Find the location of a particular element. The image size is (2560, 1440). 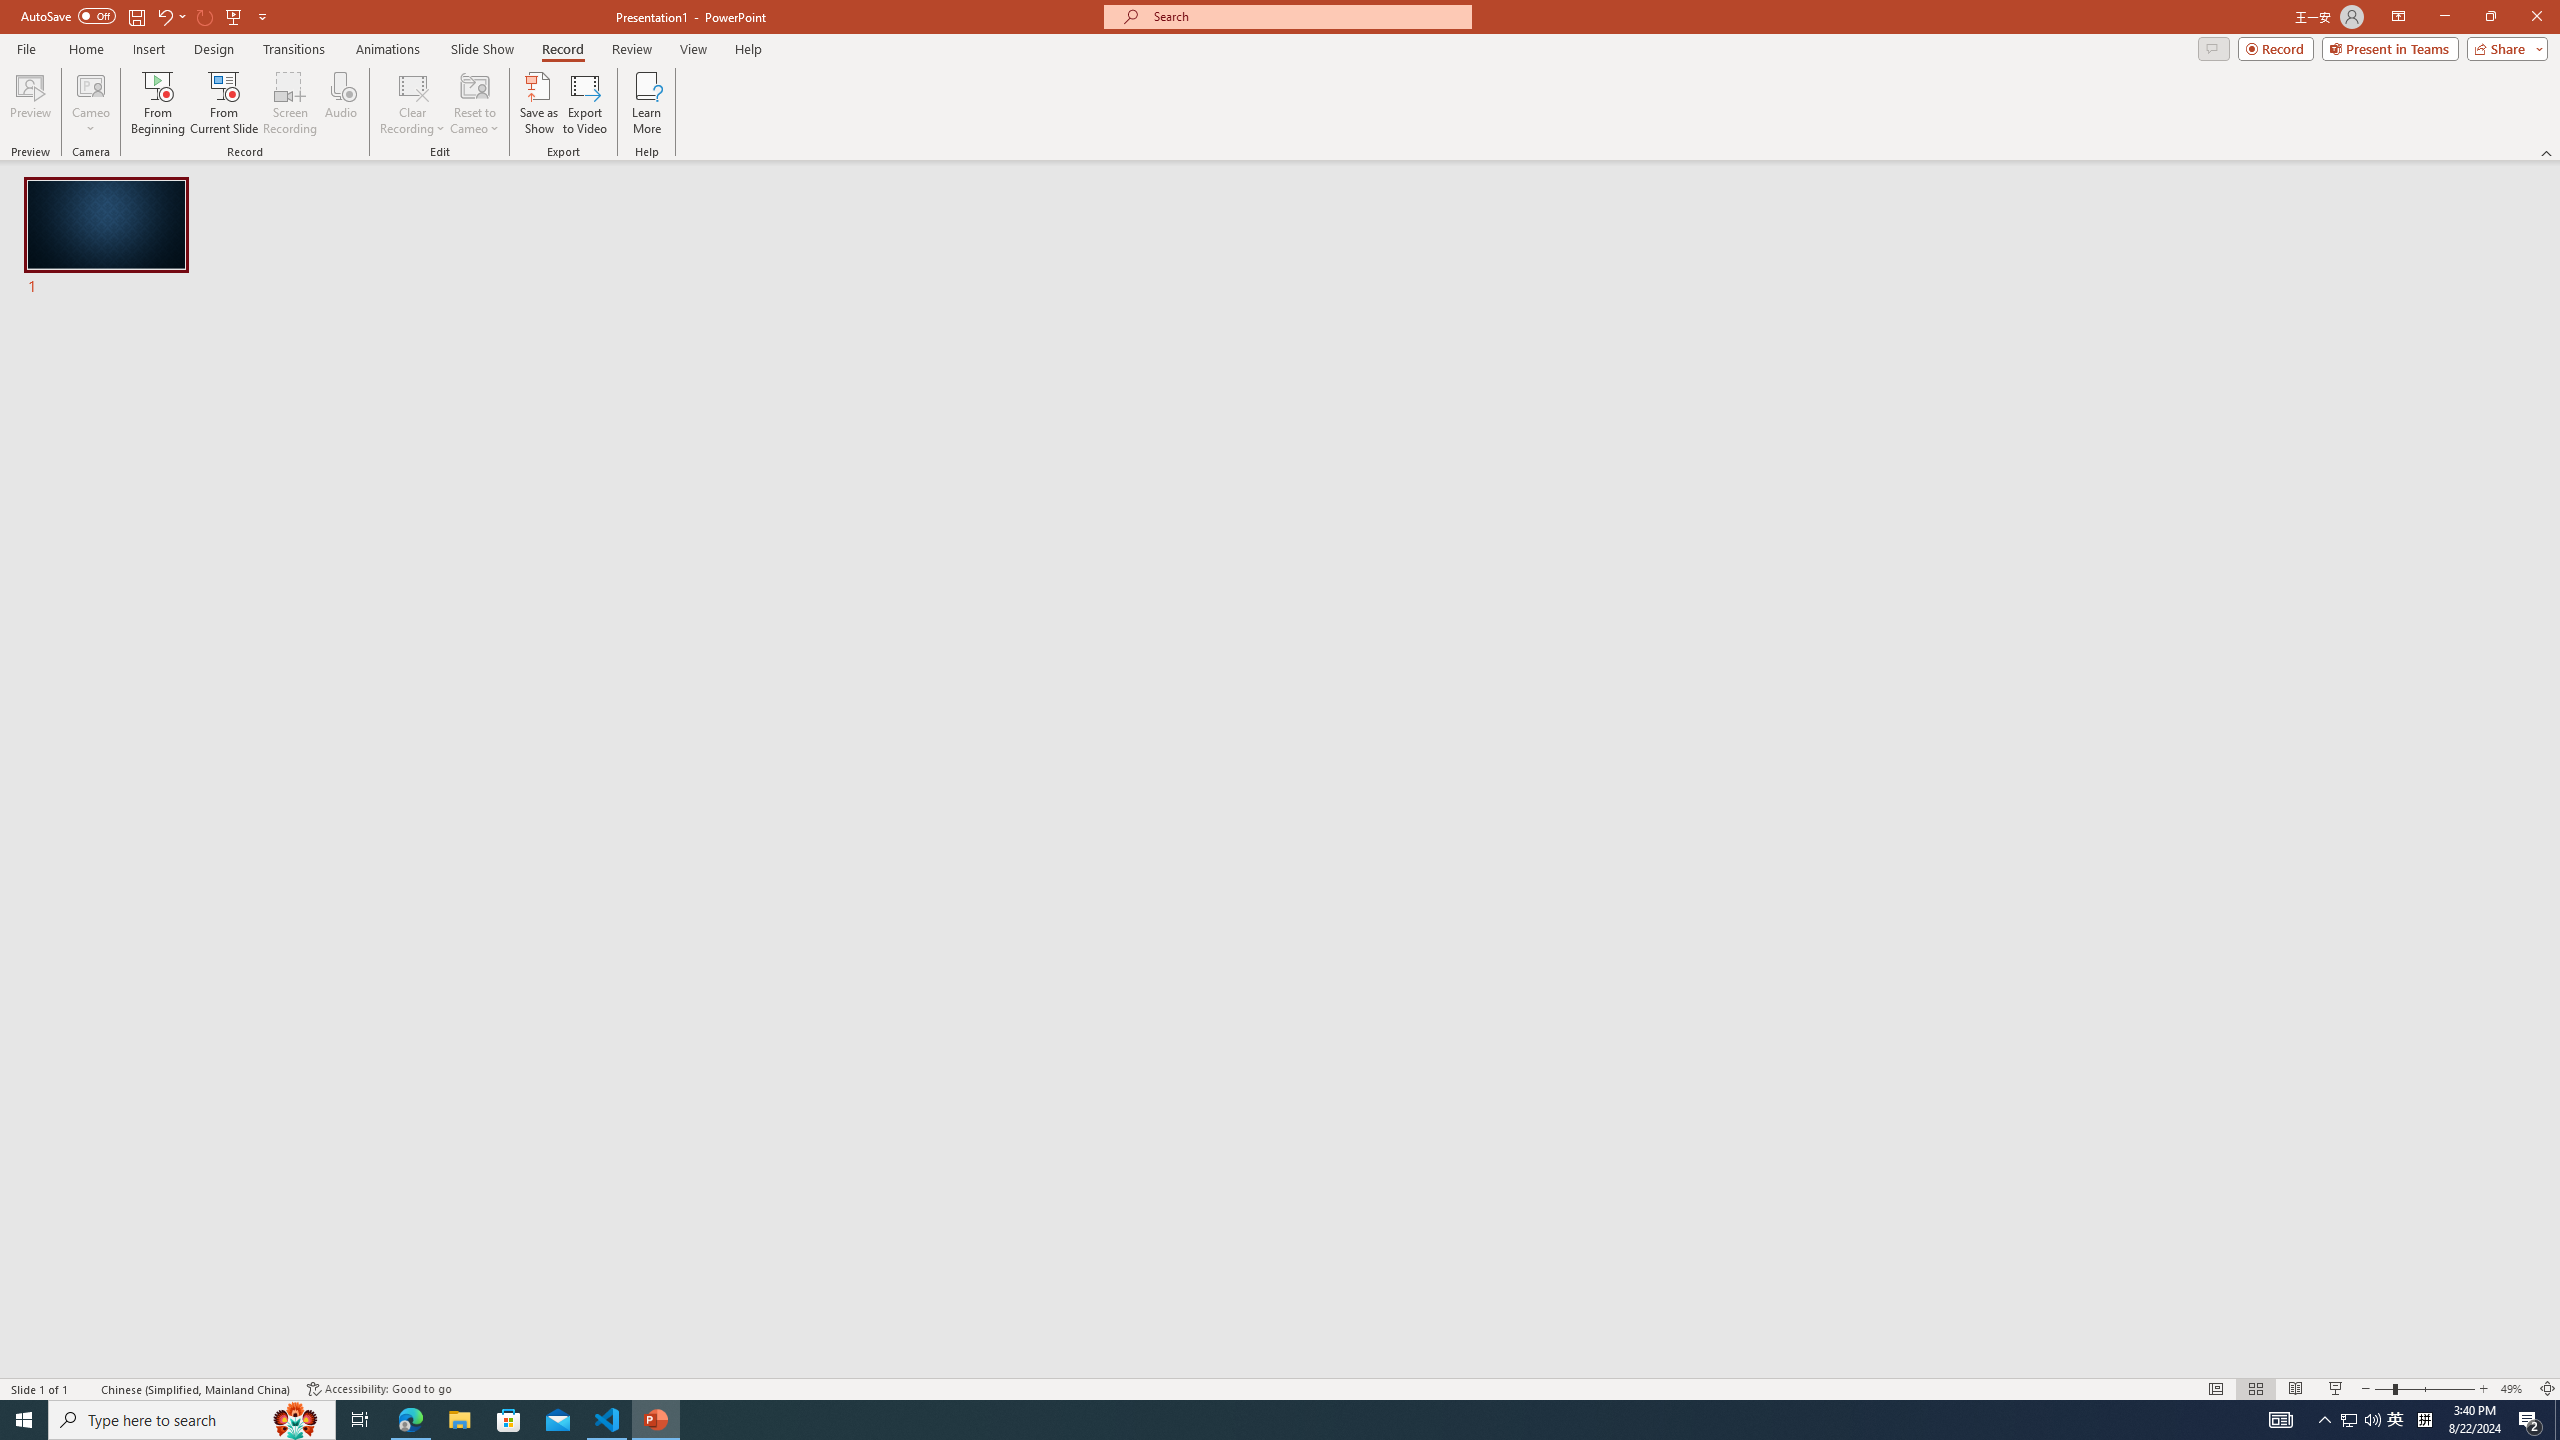

'Spell Check ' is located at coordinates (86, 1389).